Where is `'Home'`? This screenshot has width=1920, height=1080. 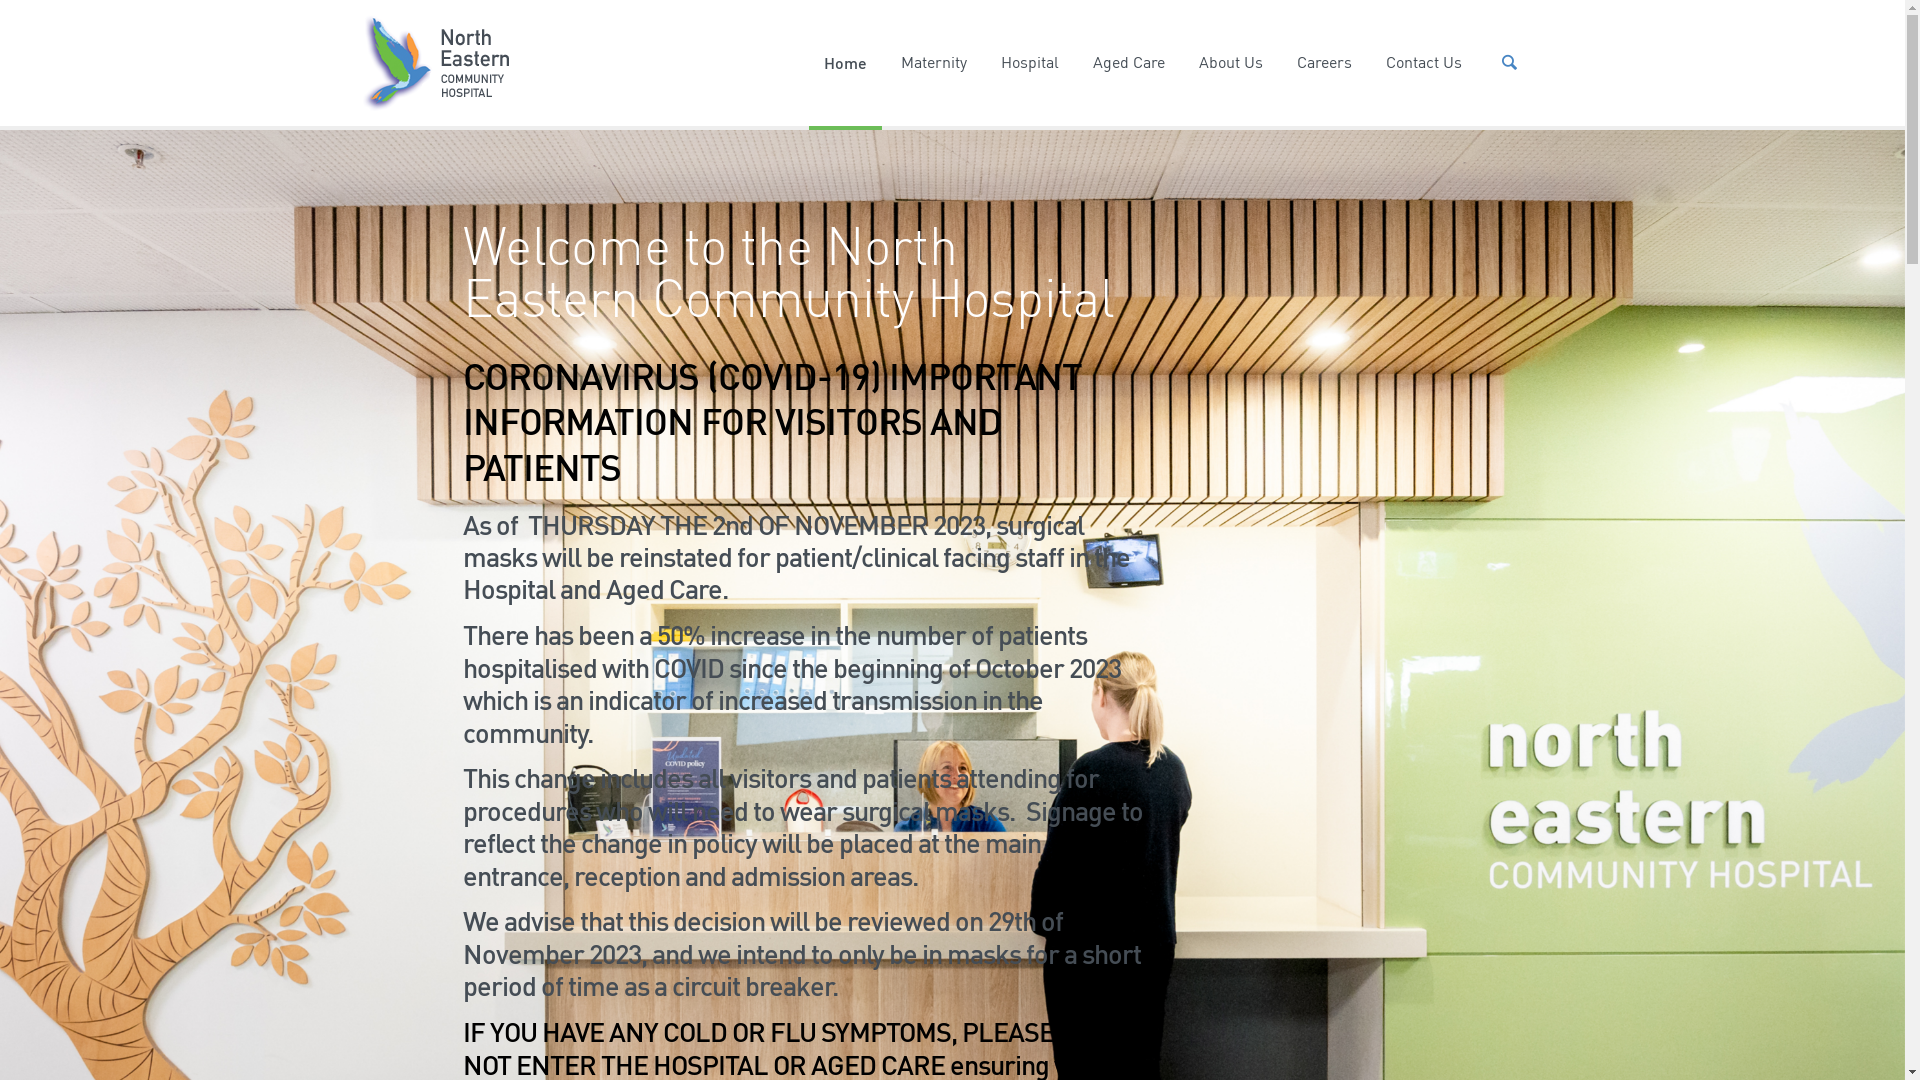 'Home' is located at coordinates (809, 61).